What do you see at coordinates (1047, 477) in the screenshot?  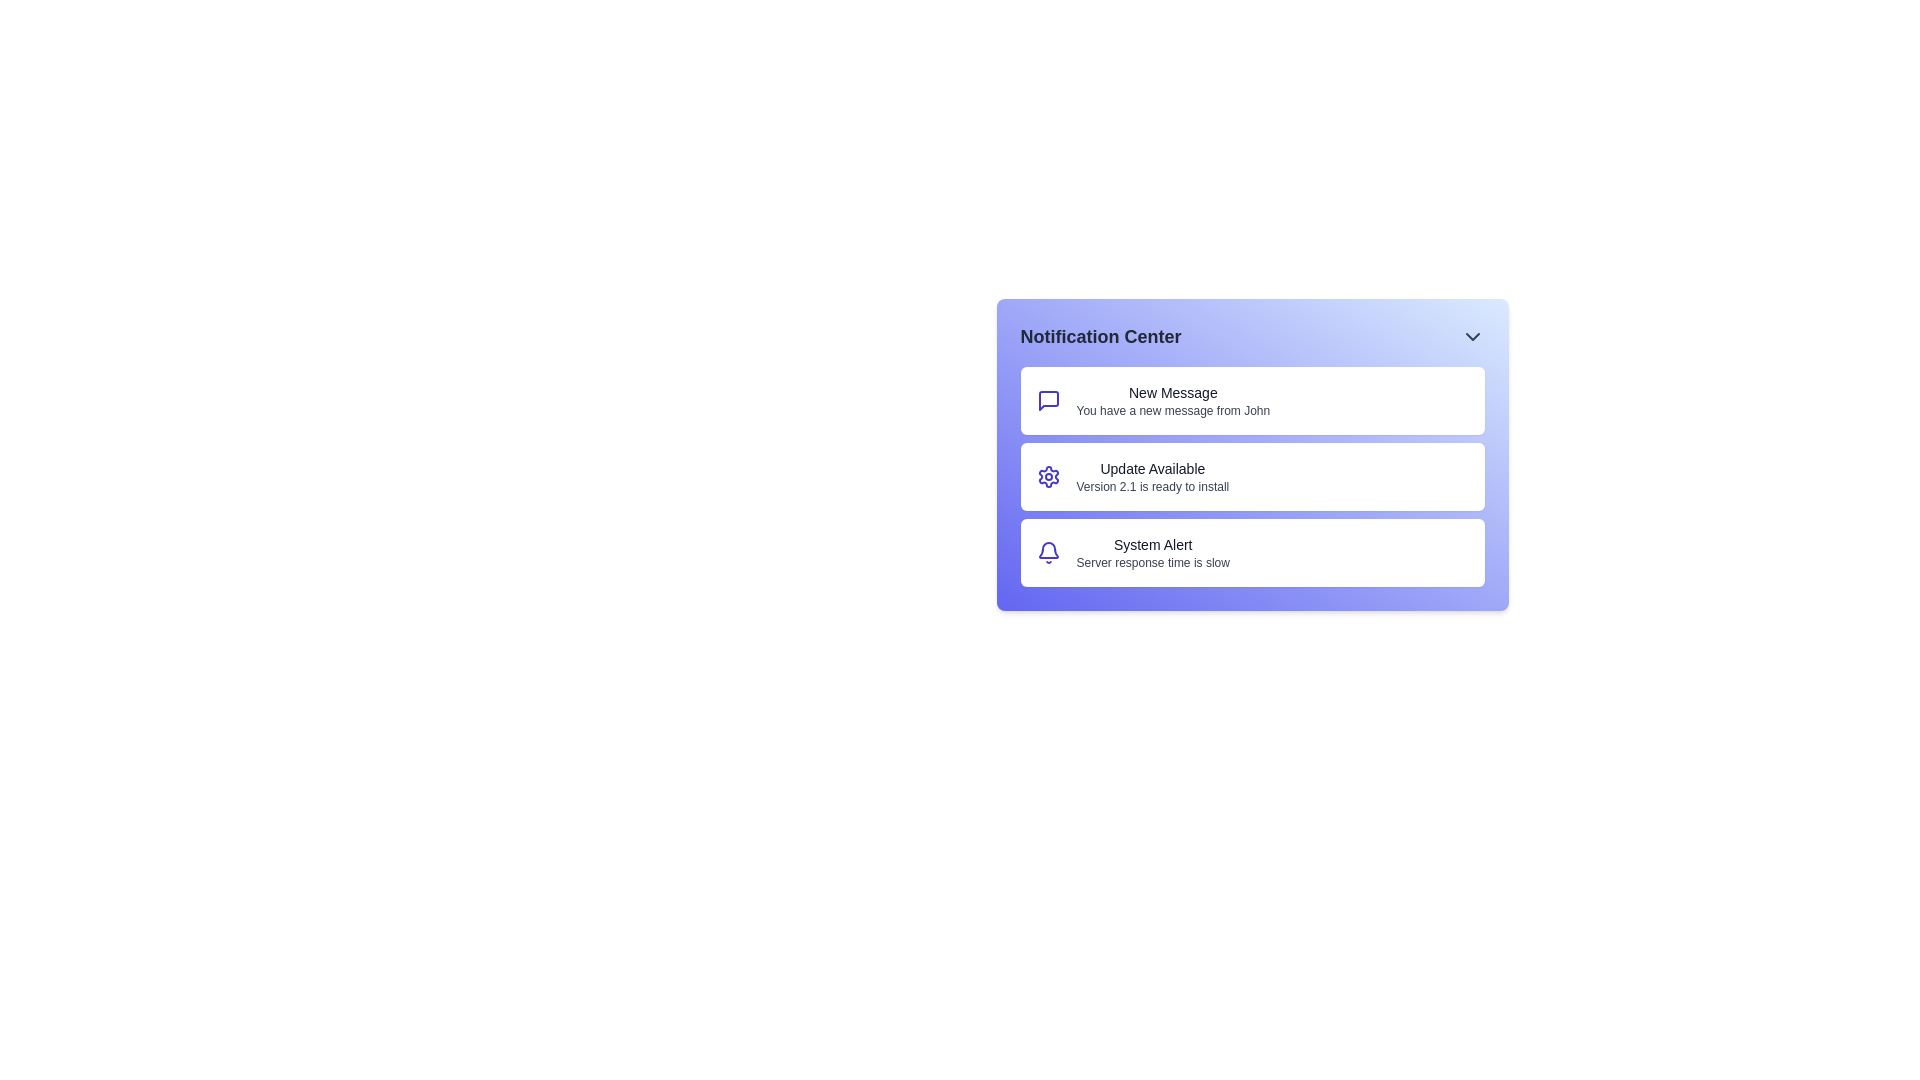 I see `the notification icon for Update Available` at bounding box center [1047, 477].